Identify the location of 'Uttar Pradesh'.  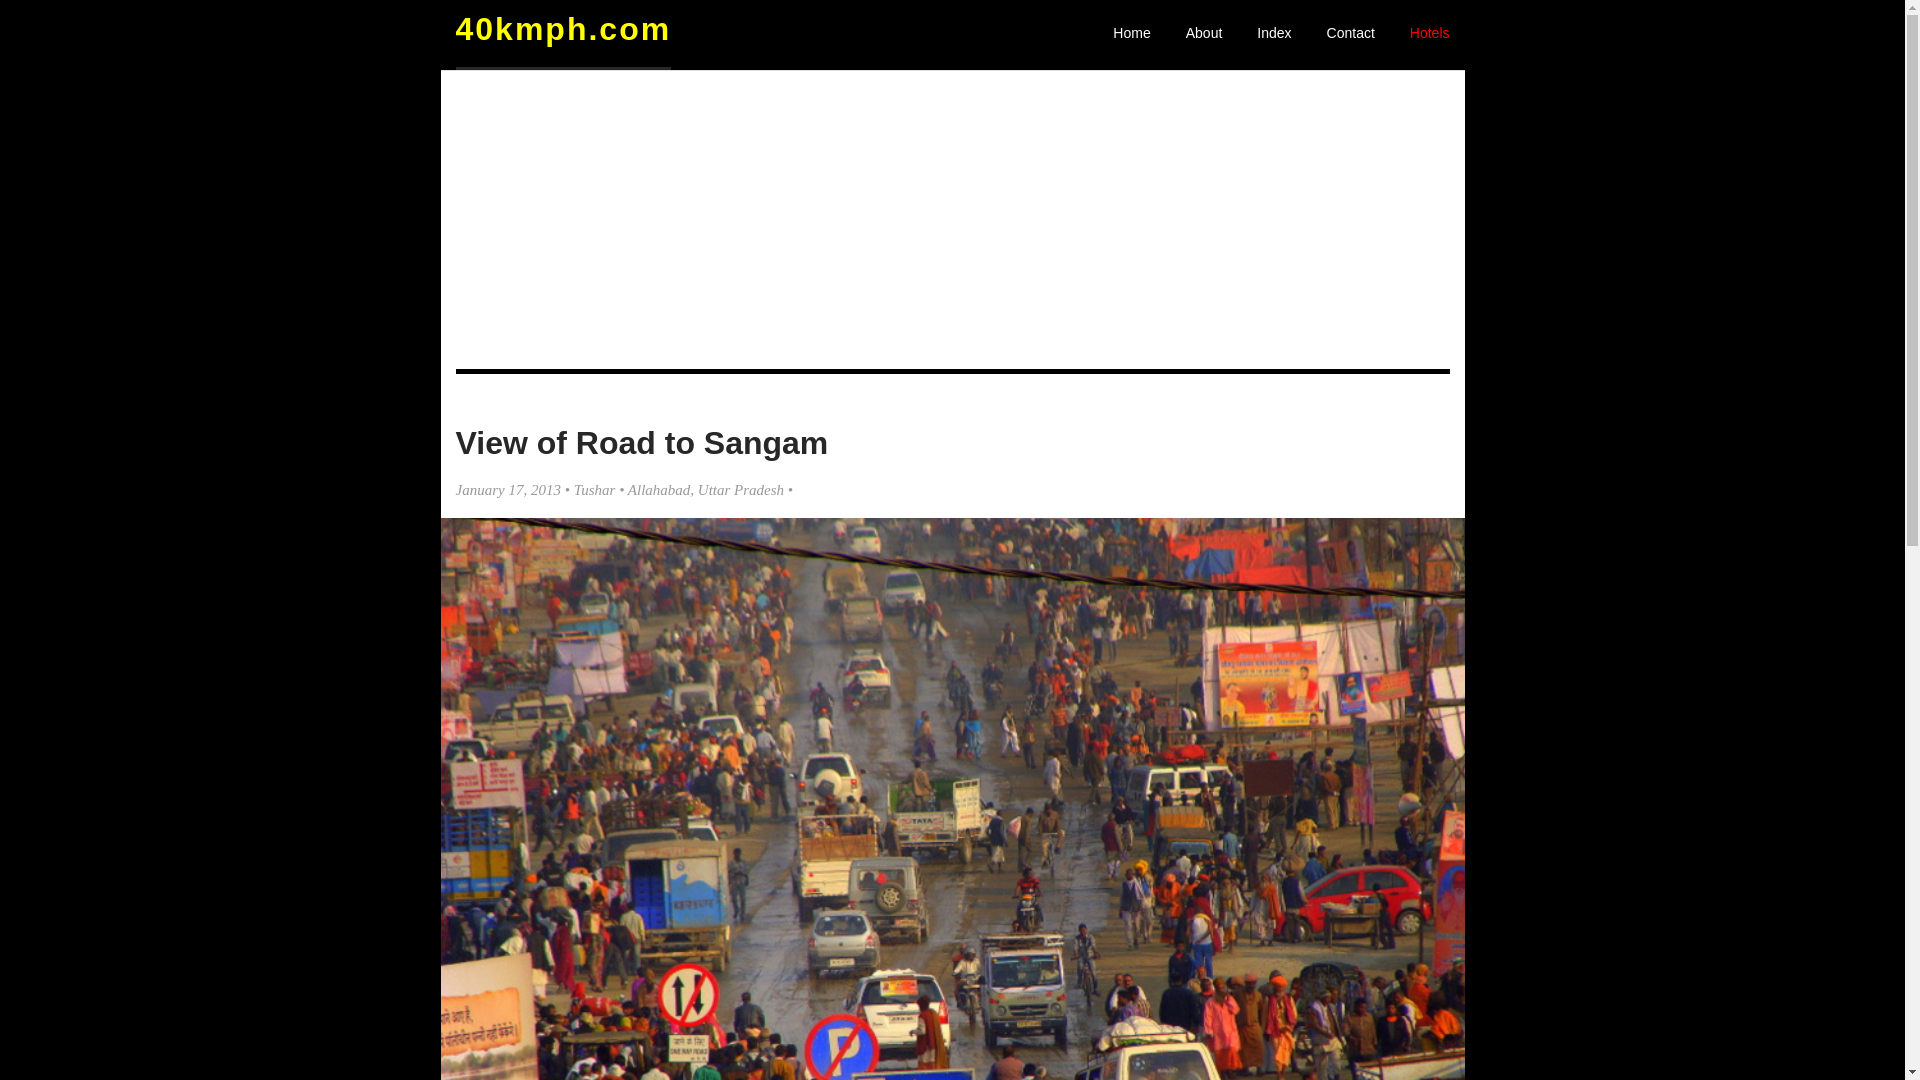
(739, 489).